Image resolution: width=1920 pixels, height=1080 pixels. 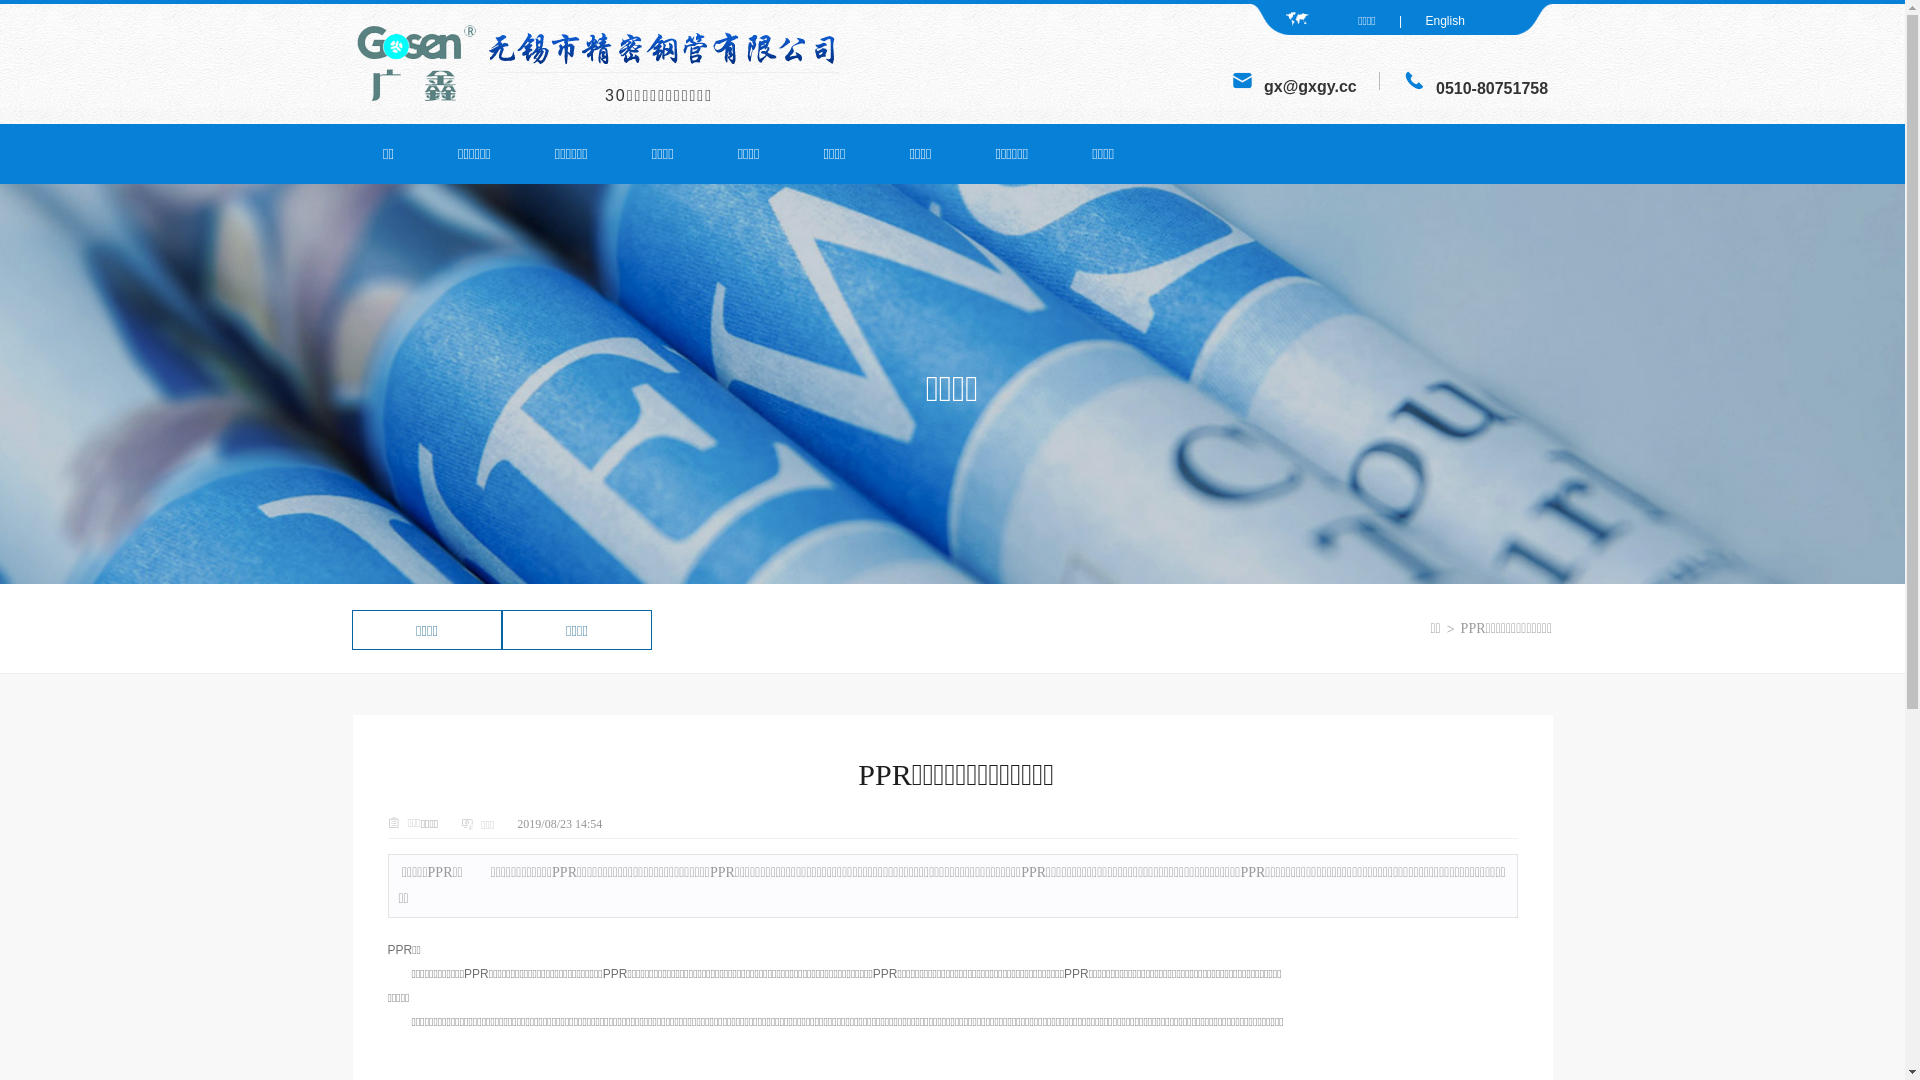 I want to click on 'gx@gxgy.cc', so click(x=1310, y=87).